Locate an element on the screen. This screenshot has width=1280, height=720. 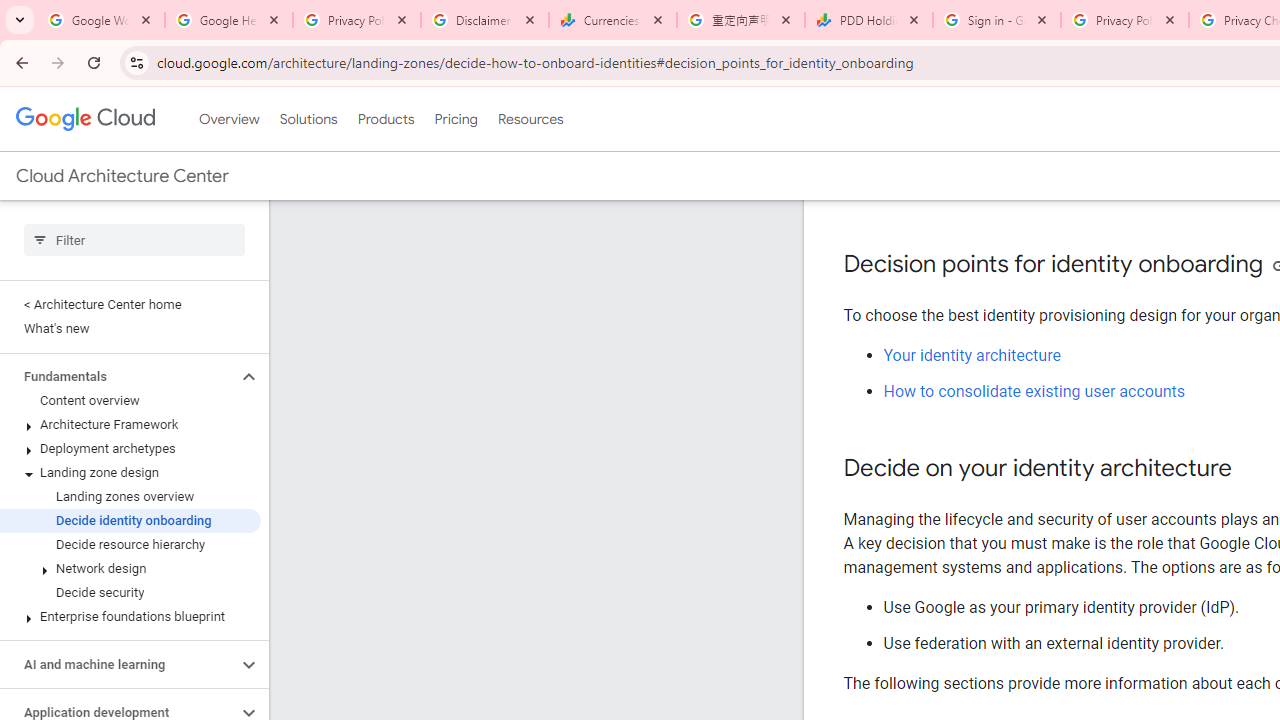
'What' is located at coordinates (129, 328).